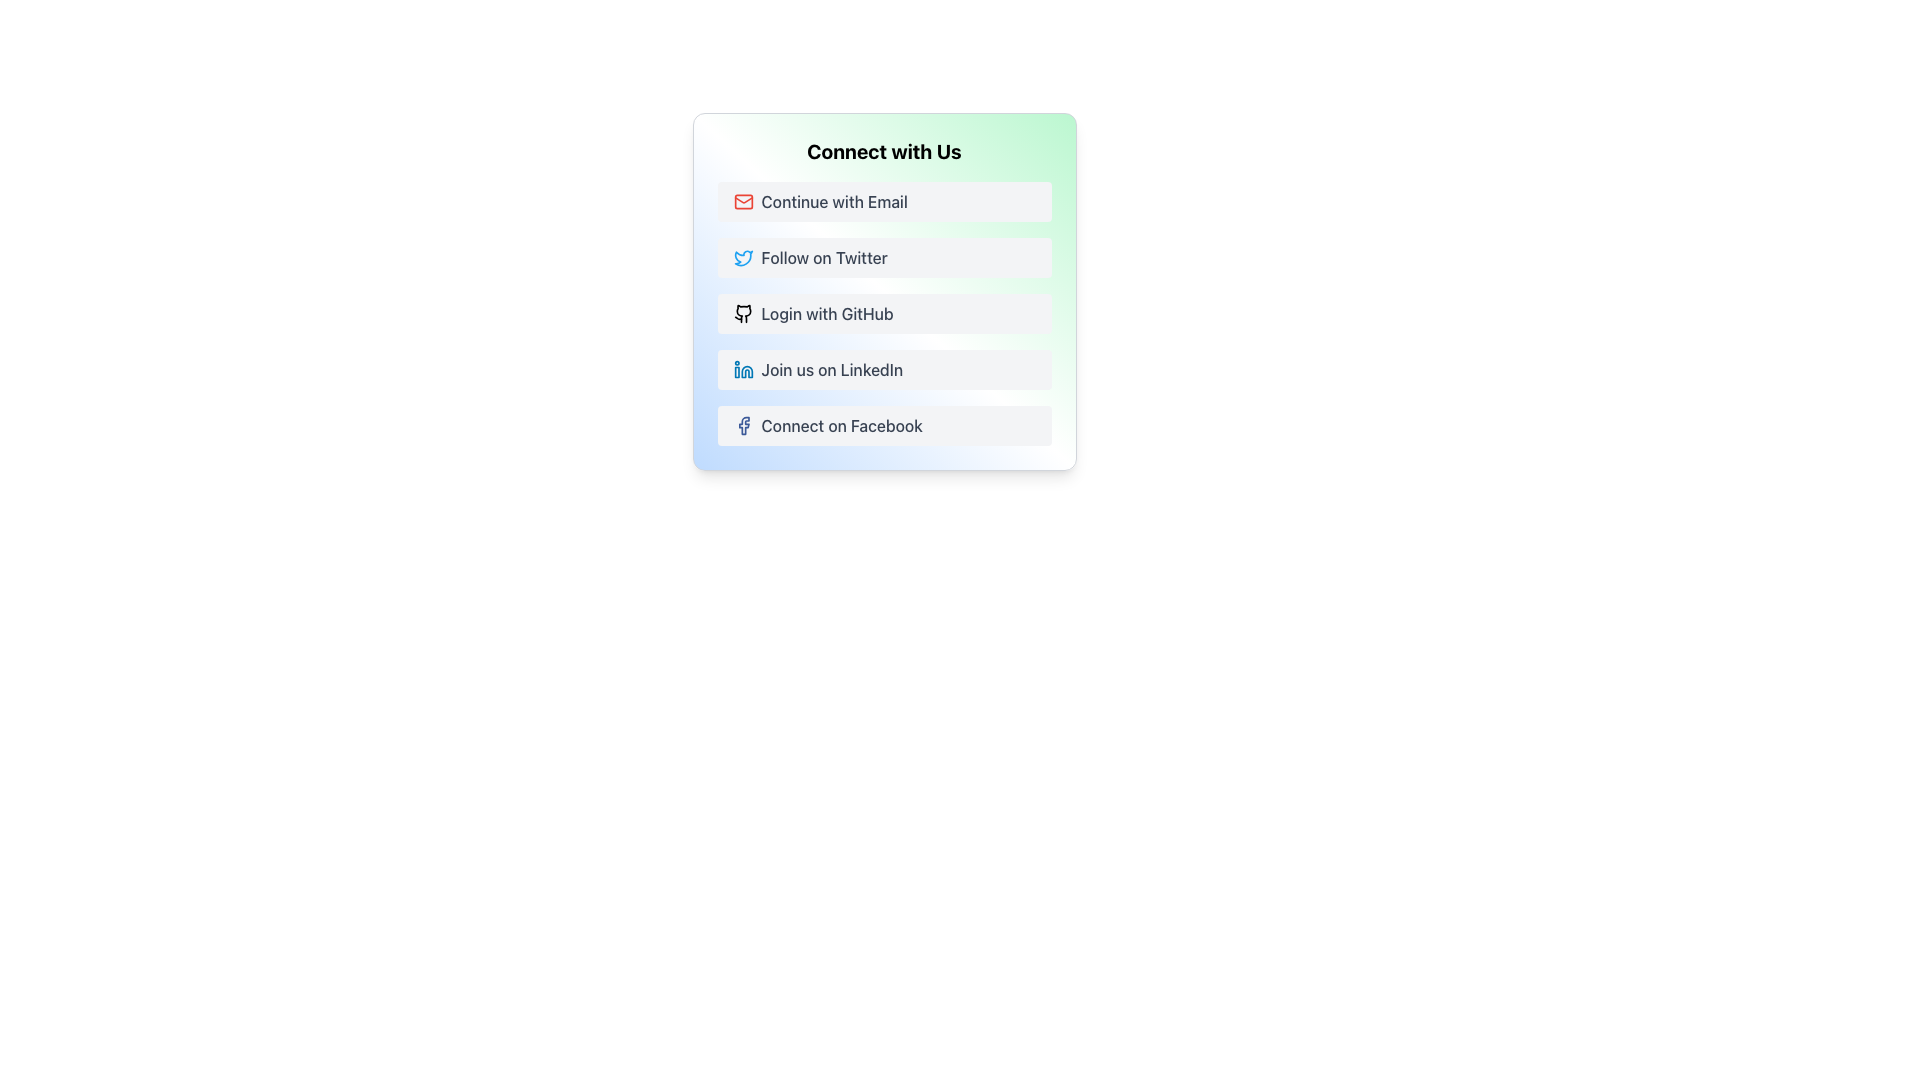  I want to click on the red-outlined mail icon located beside the 'Continue with Email' button, which features a centered envelope illustration and is the first item on the left side of the authentication methods list, so click(742, 201).